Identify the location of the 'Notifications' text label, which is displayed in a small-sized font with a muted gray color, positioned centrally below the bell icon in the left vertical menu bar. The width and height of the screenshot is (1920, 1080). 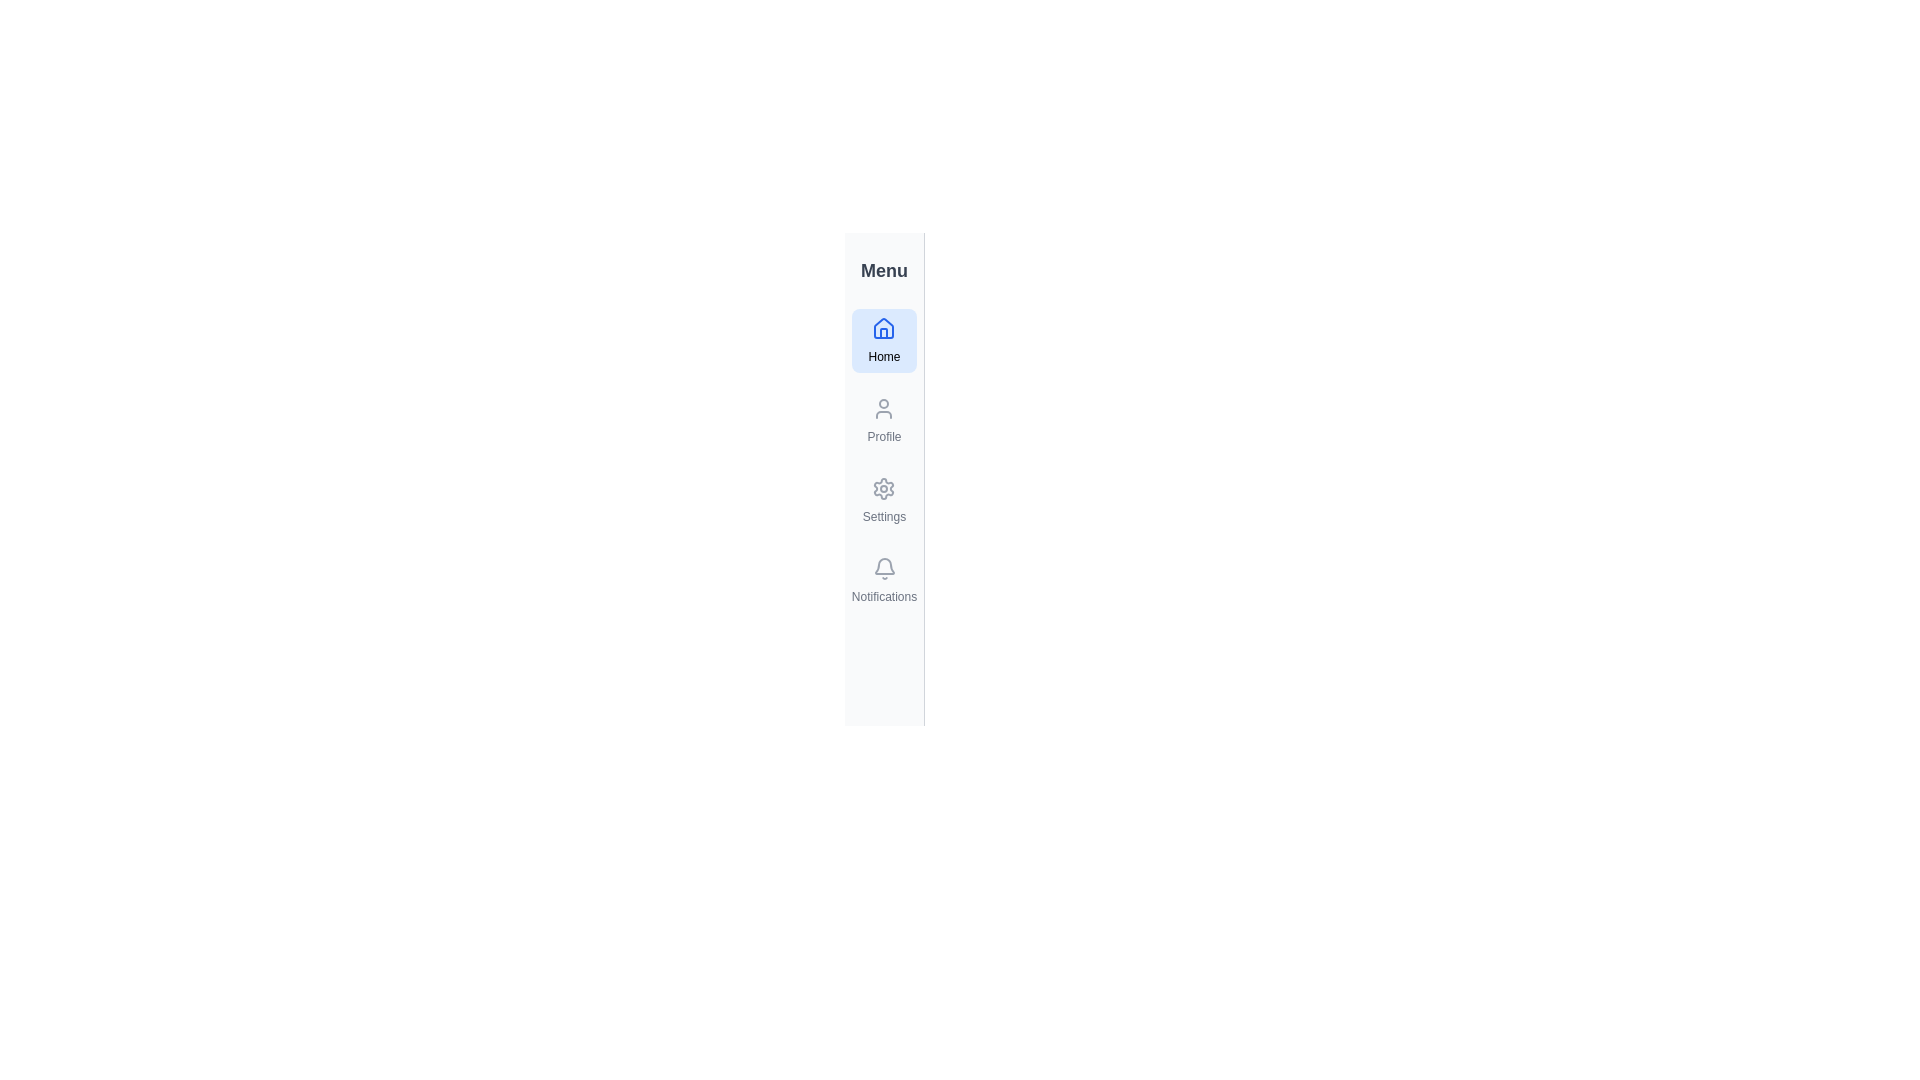
(883, 596).